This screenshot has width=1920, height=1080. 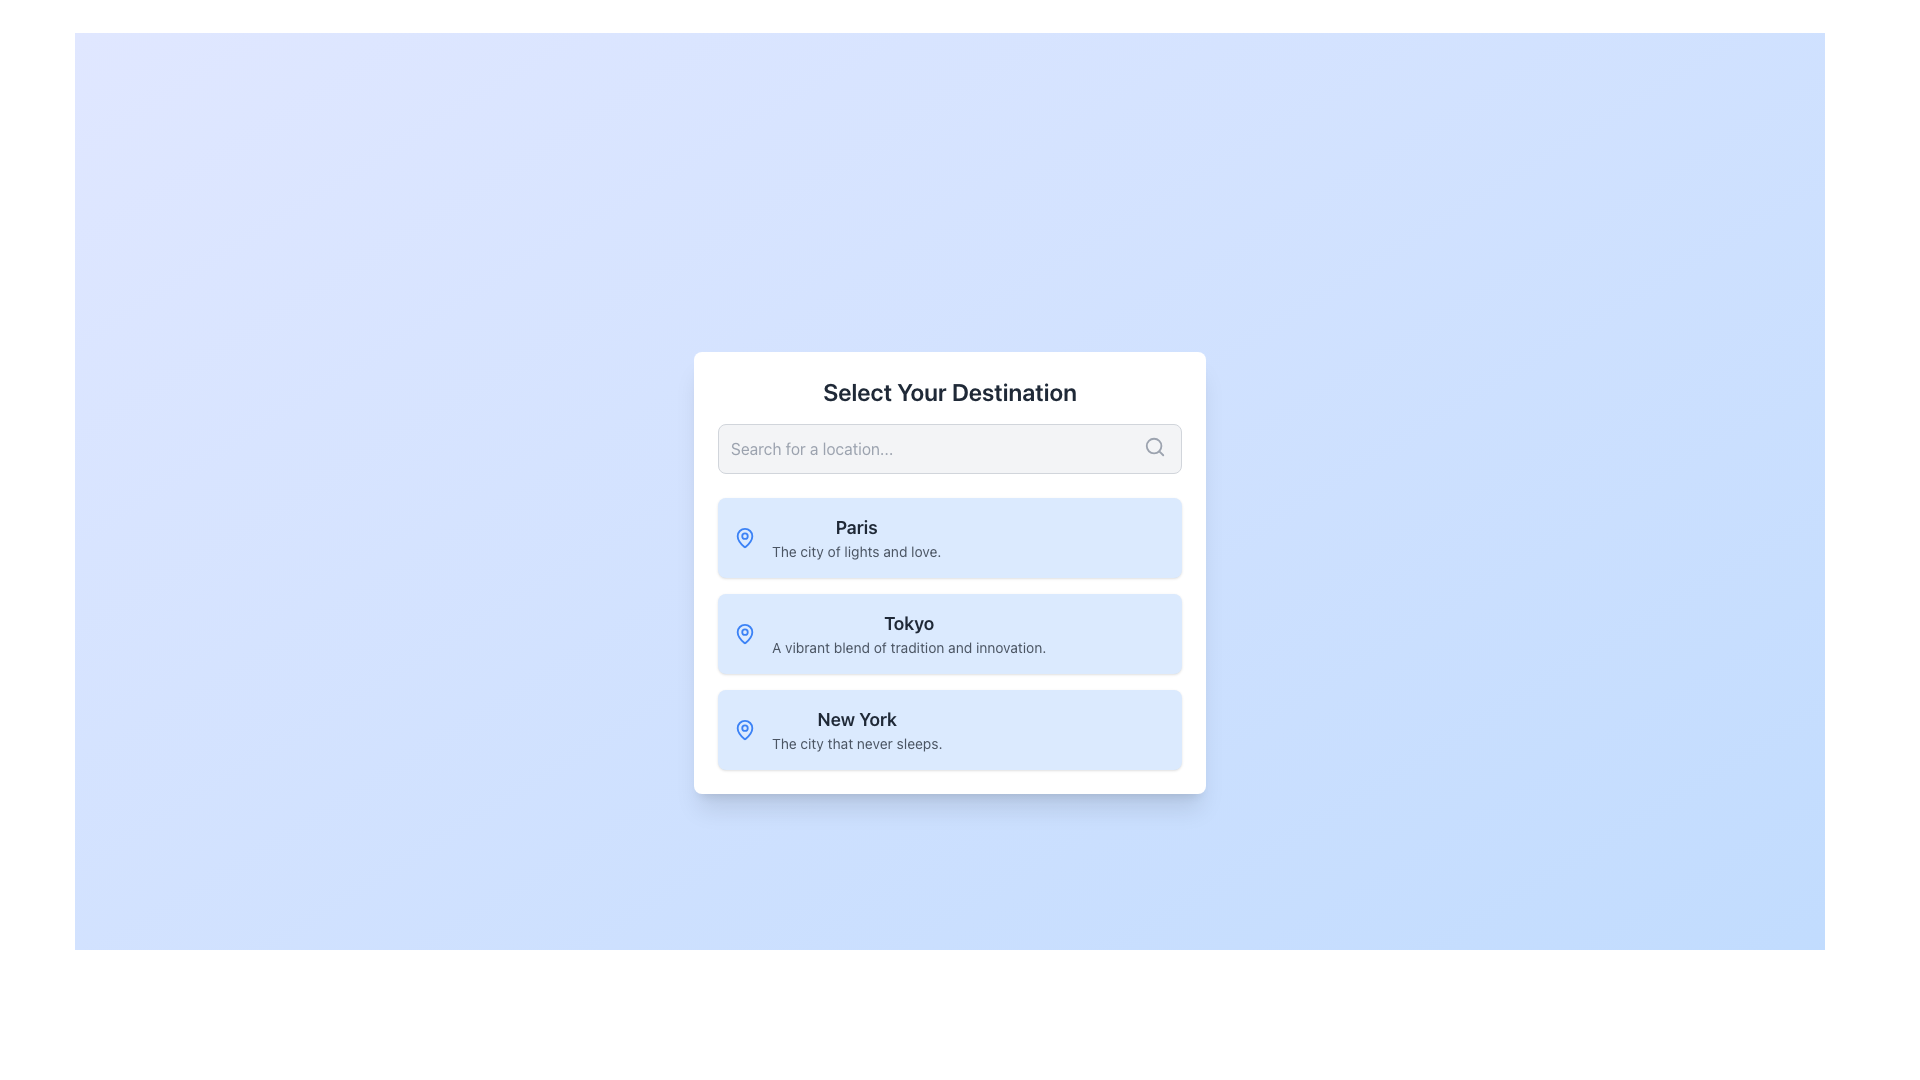 What do you see at coordinates (743, 633) in the screenshot?
I see `the blue map pin-shaped icon located to the left of the text heading 'Tokyo'` at bounding box center [743, 633].